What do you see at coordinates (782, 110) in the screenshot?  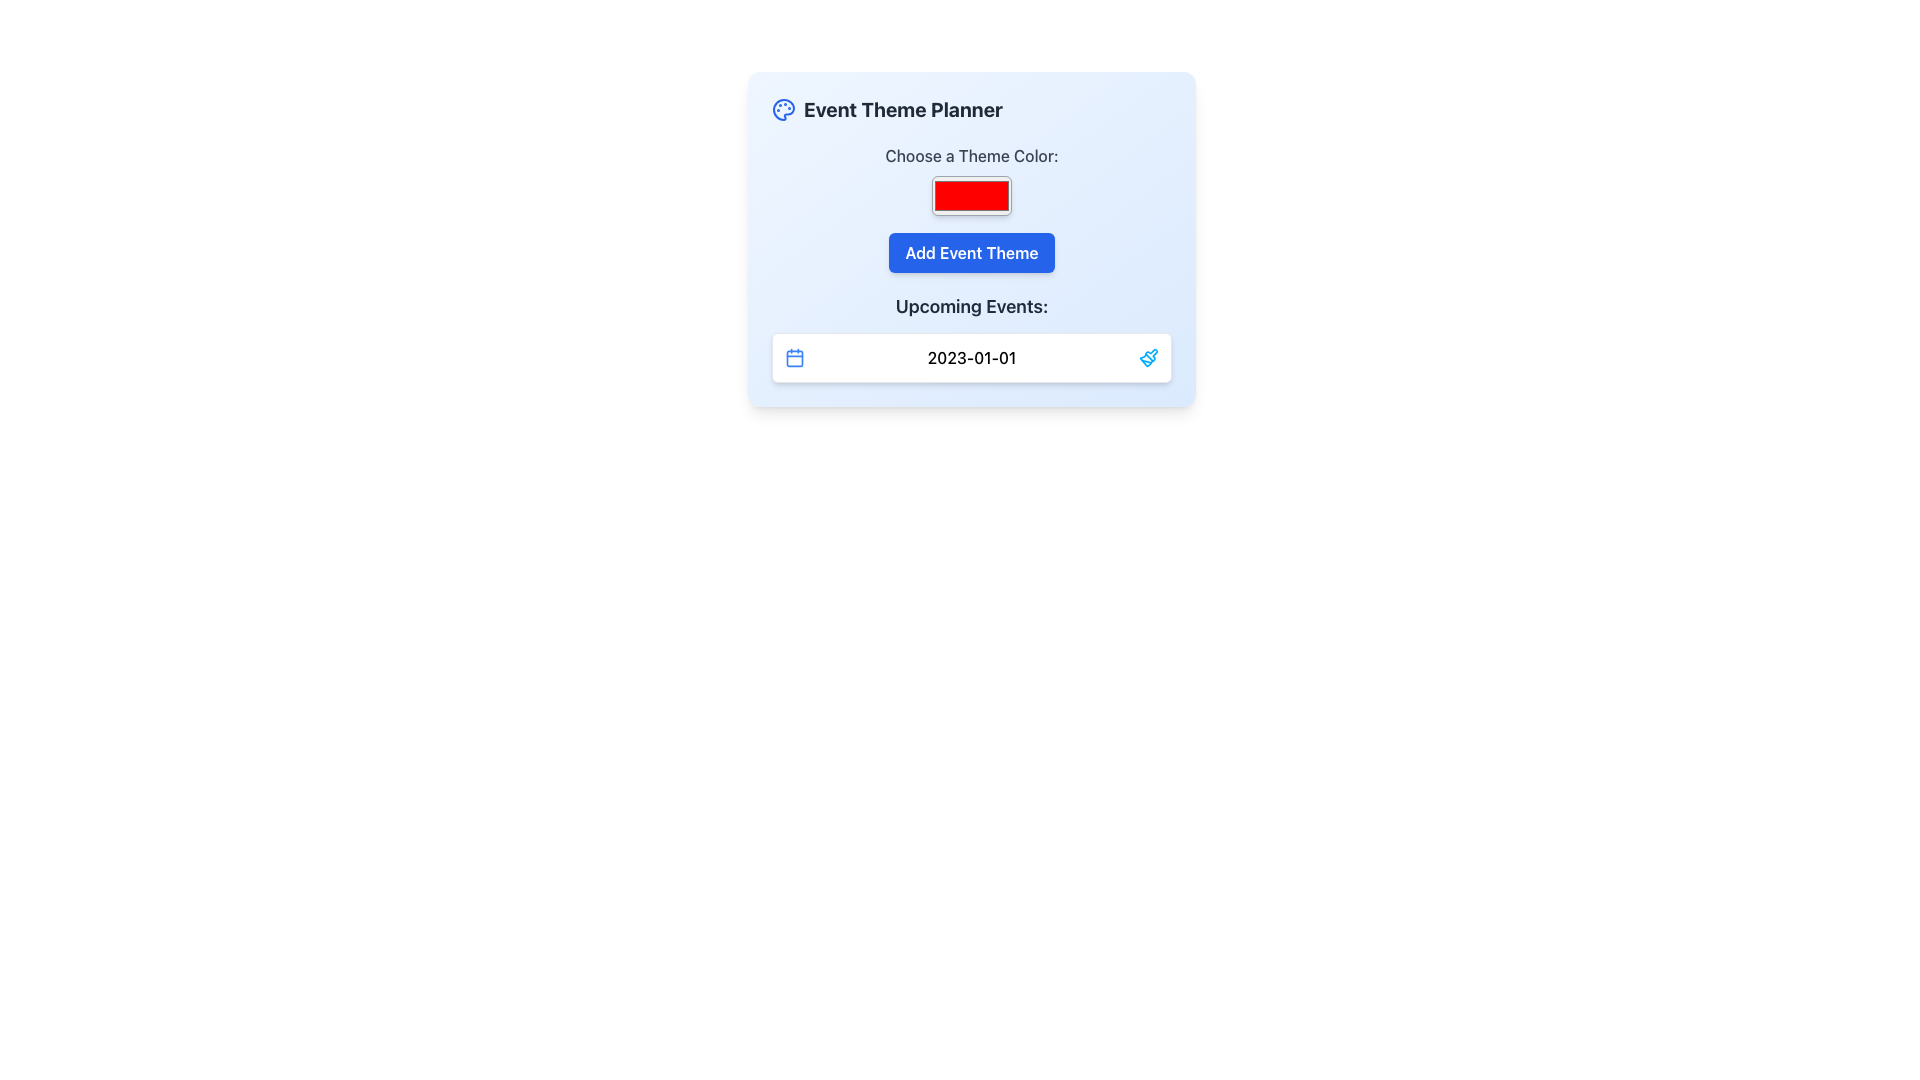 I see `the icon representing the 'Event Theme Planner' section, which is positioned to the left of the header text` at bounding box center [782, 110].